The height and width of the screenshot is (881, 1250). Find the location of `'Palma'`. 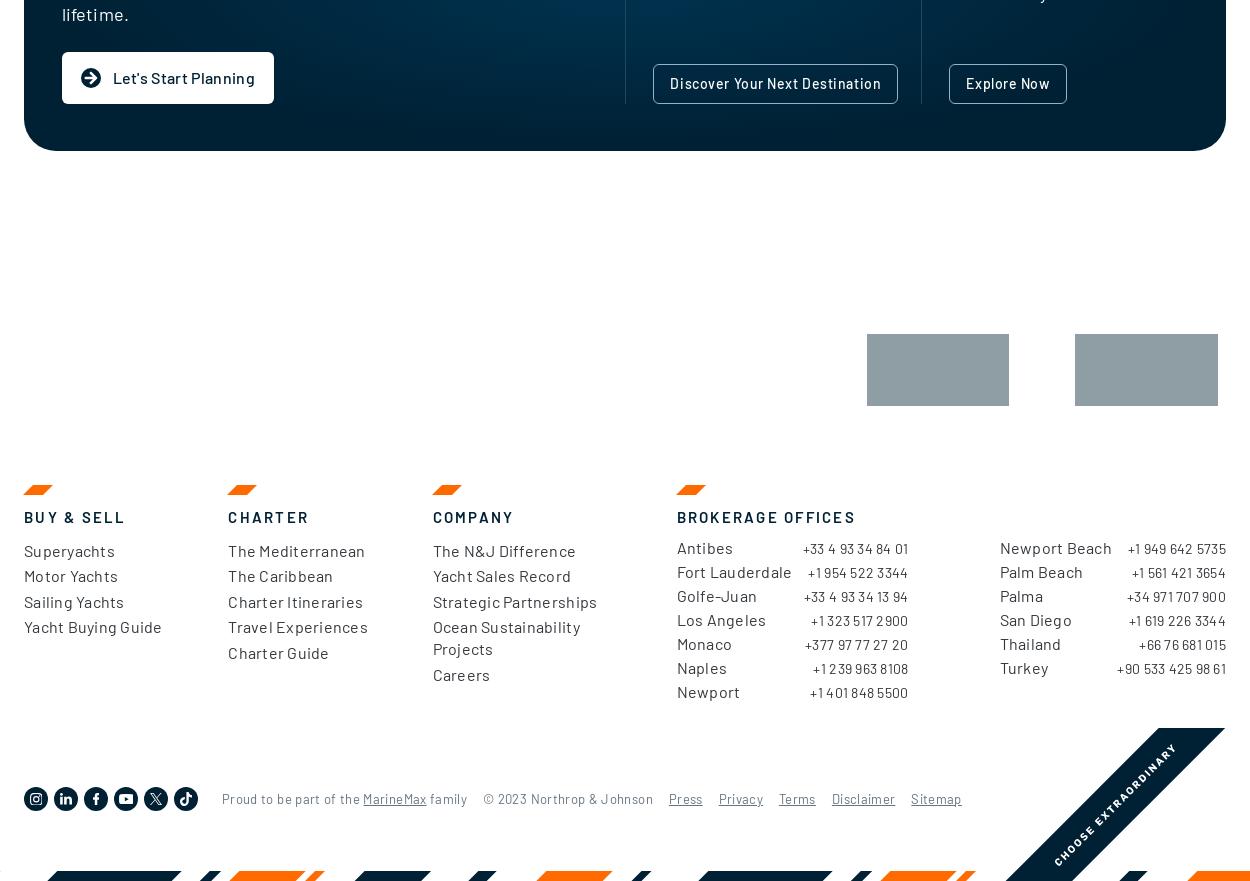

'Palma' is located at coordinates (1020, 594).